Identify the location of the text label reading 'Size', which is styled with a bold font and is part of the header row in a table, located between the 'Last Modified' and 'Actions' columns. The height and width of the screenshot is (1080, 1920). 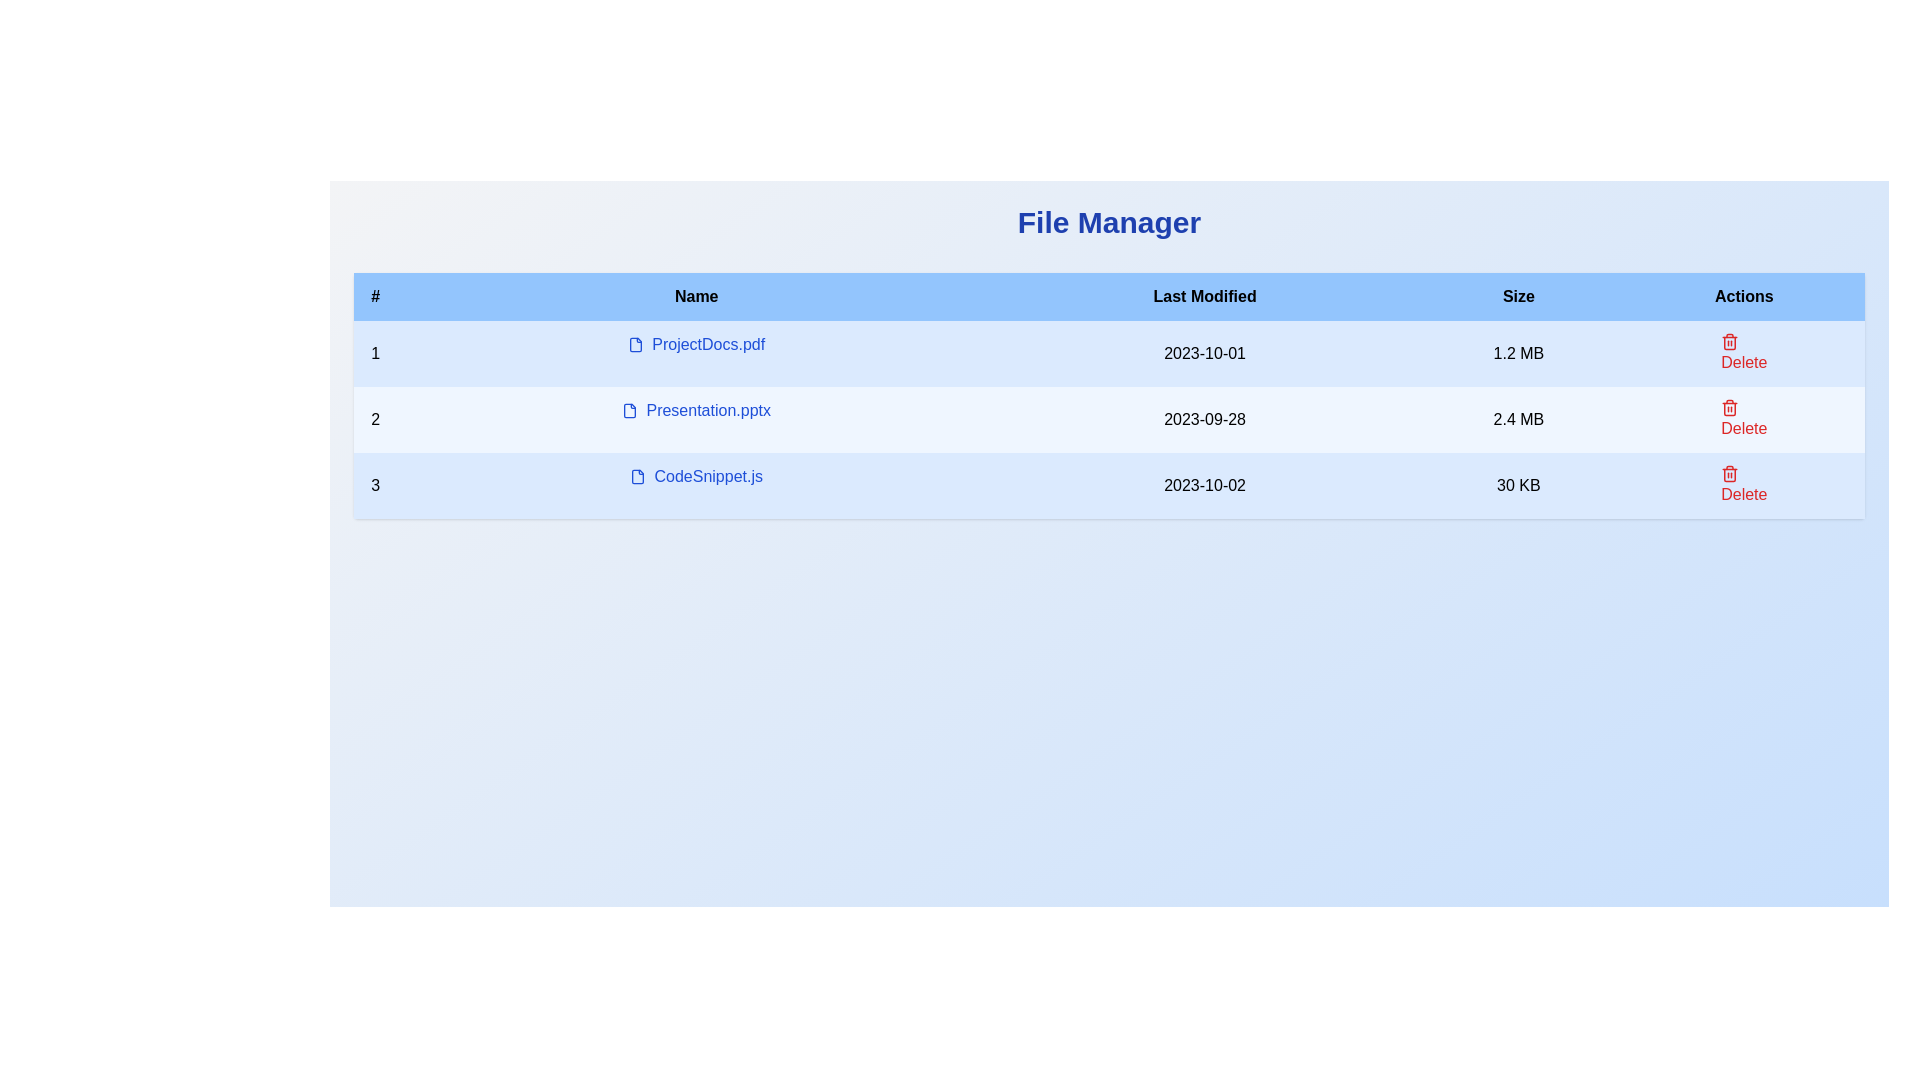
(1518, 297).